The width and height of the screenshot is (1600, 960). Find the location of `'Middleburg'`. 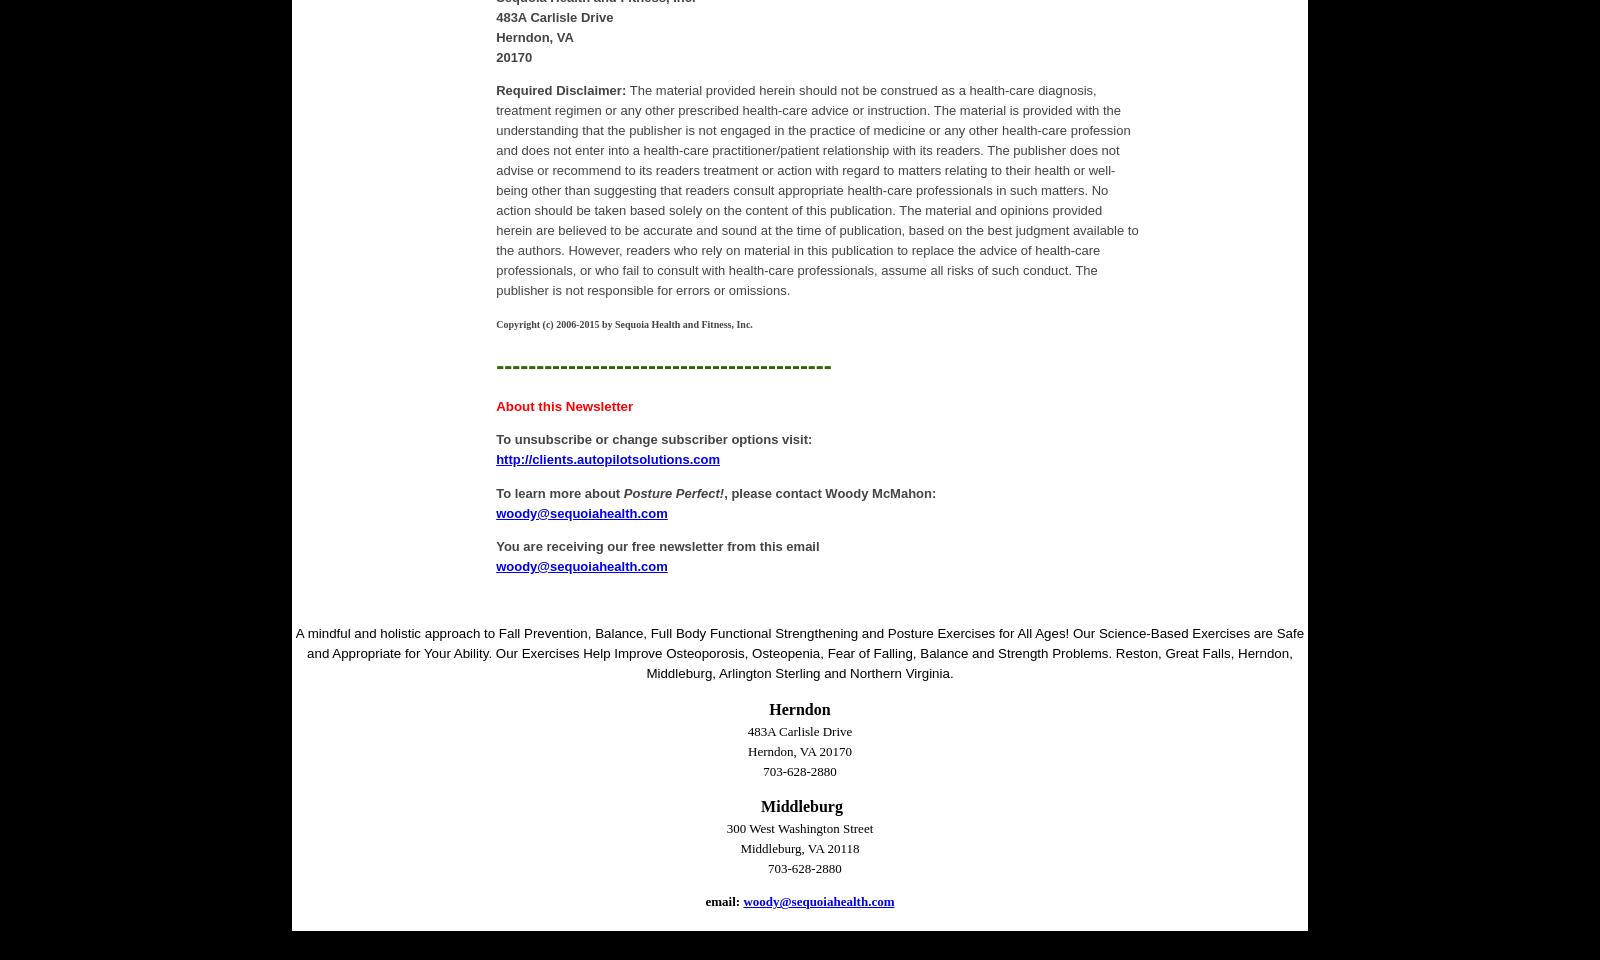

'Middleburg' is located at coordinates (800, 805).